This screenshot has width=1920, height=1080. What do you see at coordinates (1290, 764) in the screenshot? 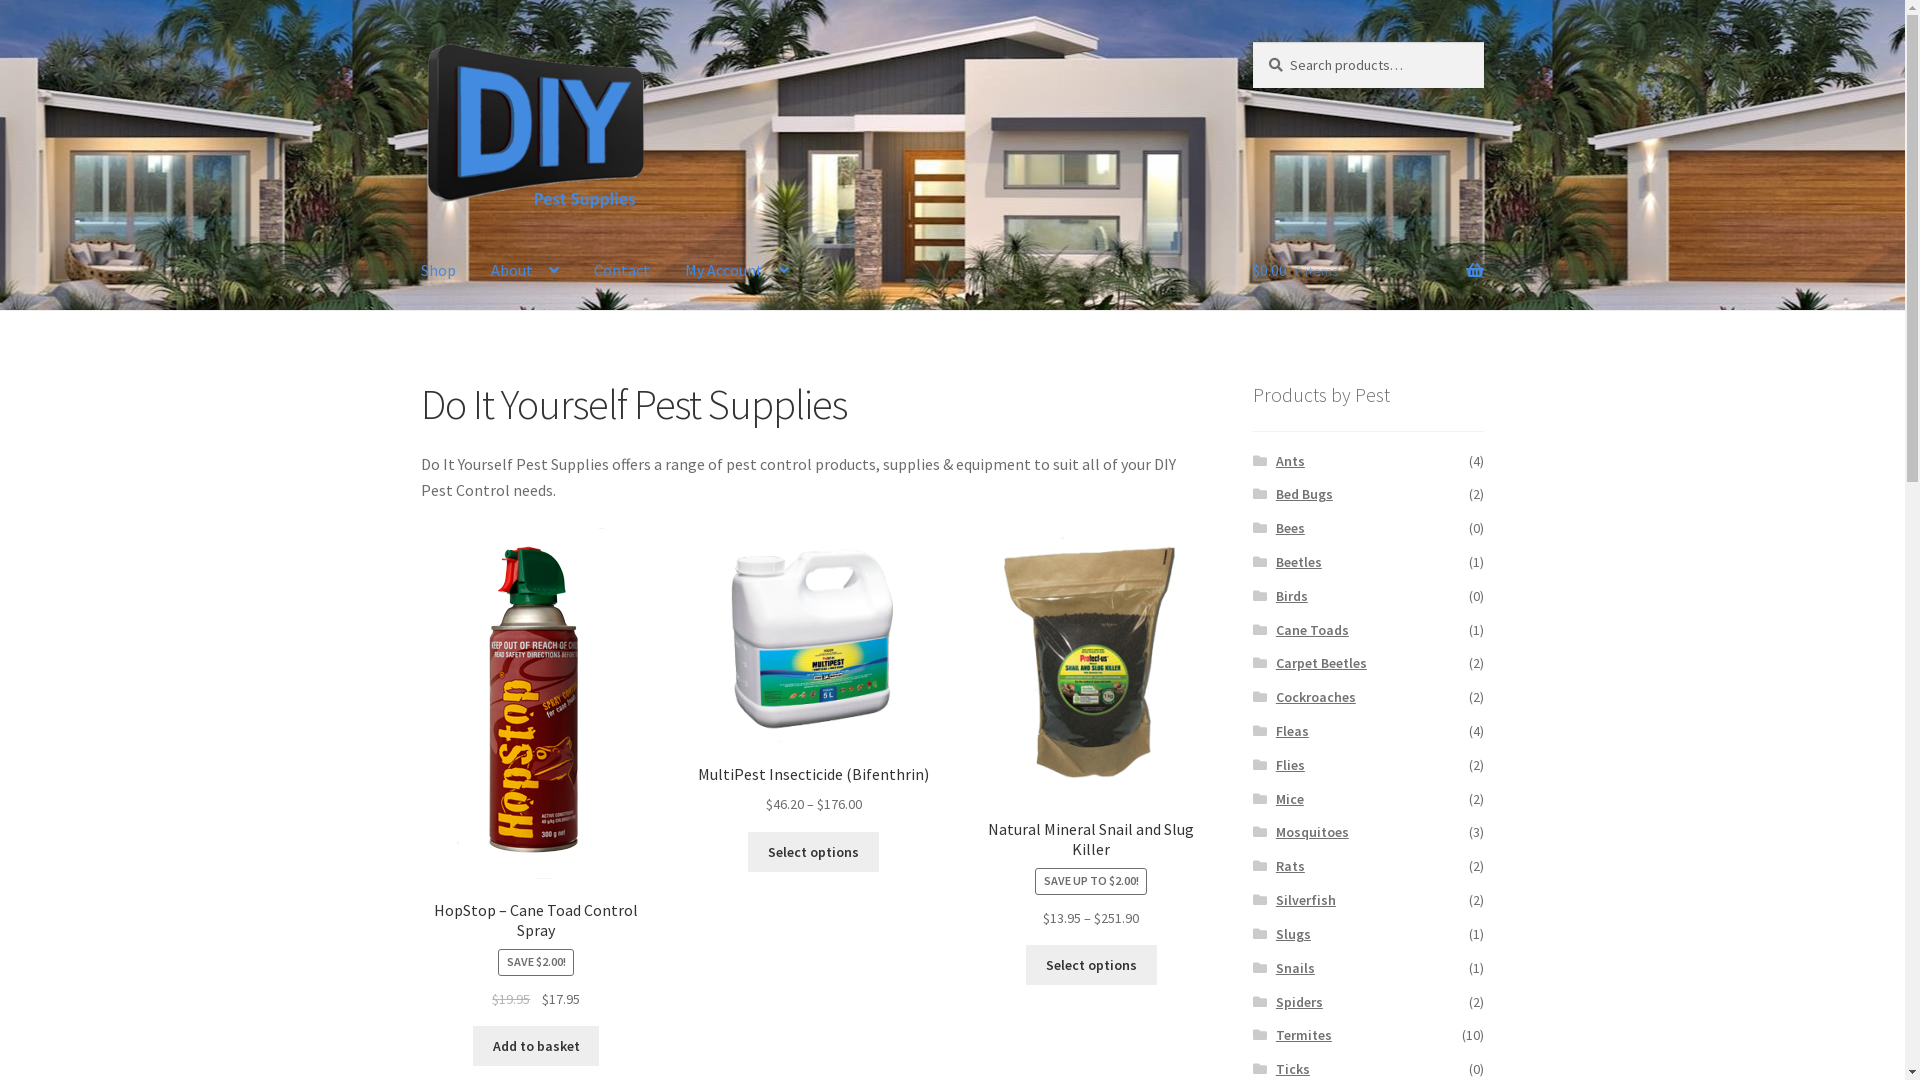
I see `'Flies'` at bounding box center [1290, 764].